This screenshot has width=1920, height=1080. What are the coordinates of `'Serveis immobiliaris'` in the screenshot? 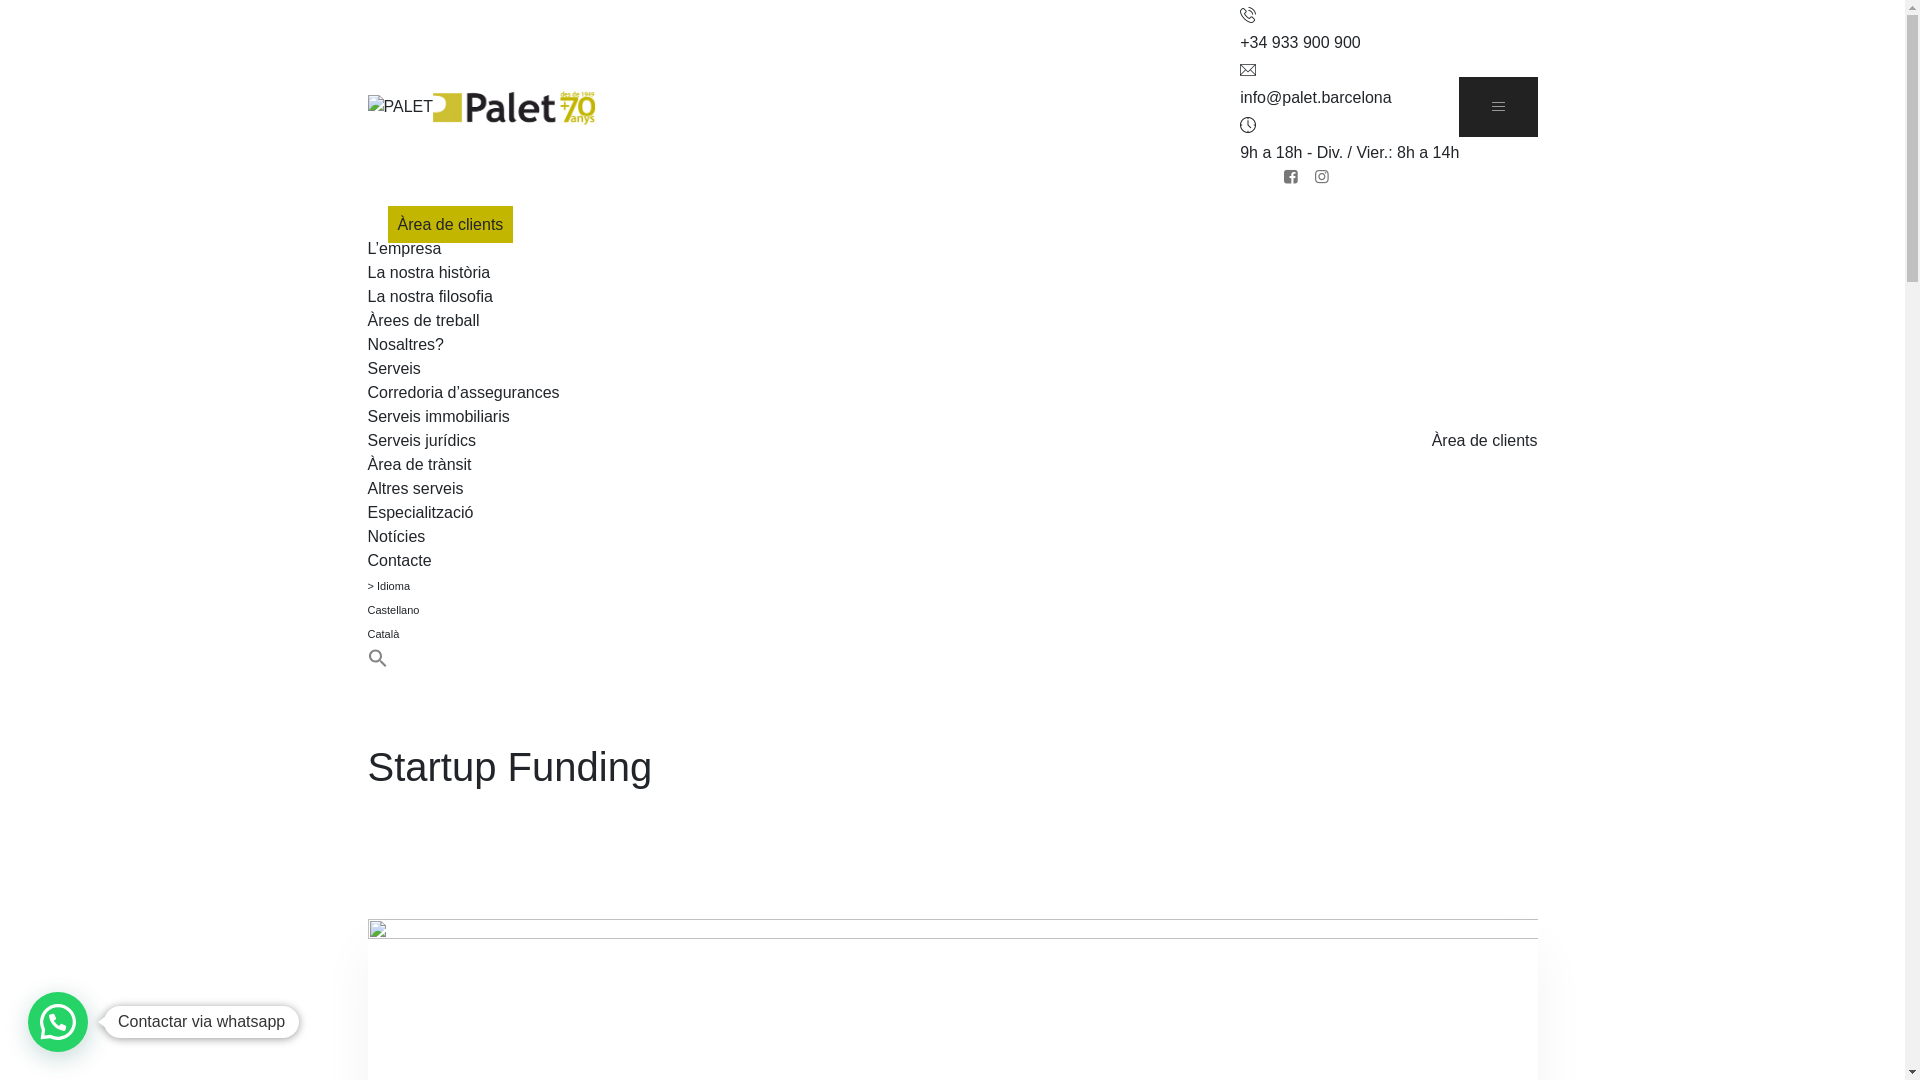 It's located at (437, 415).